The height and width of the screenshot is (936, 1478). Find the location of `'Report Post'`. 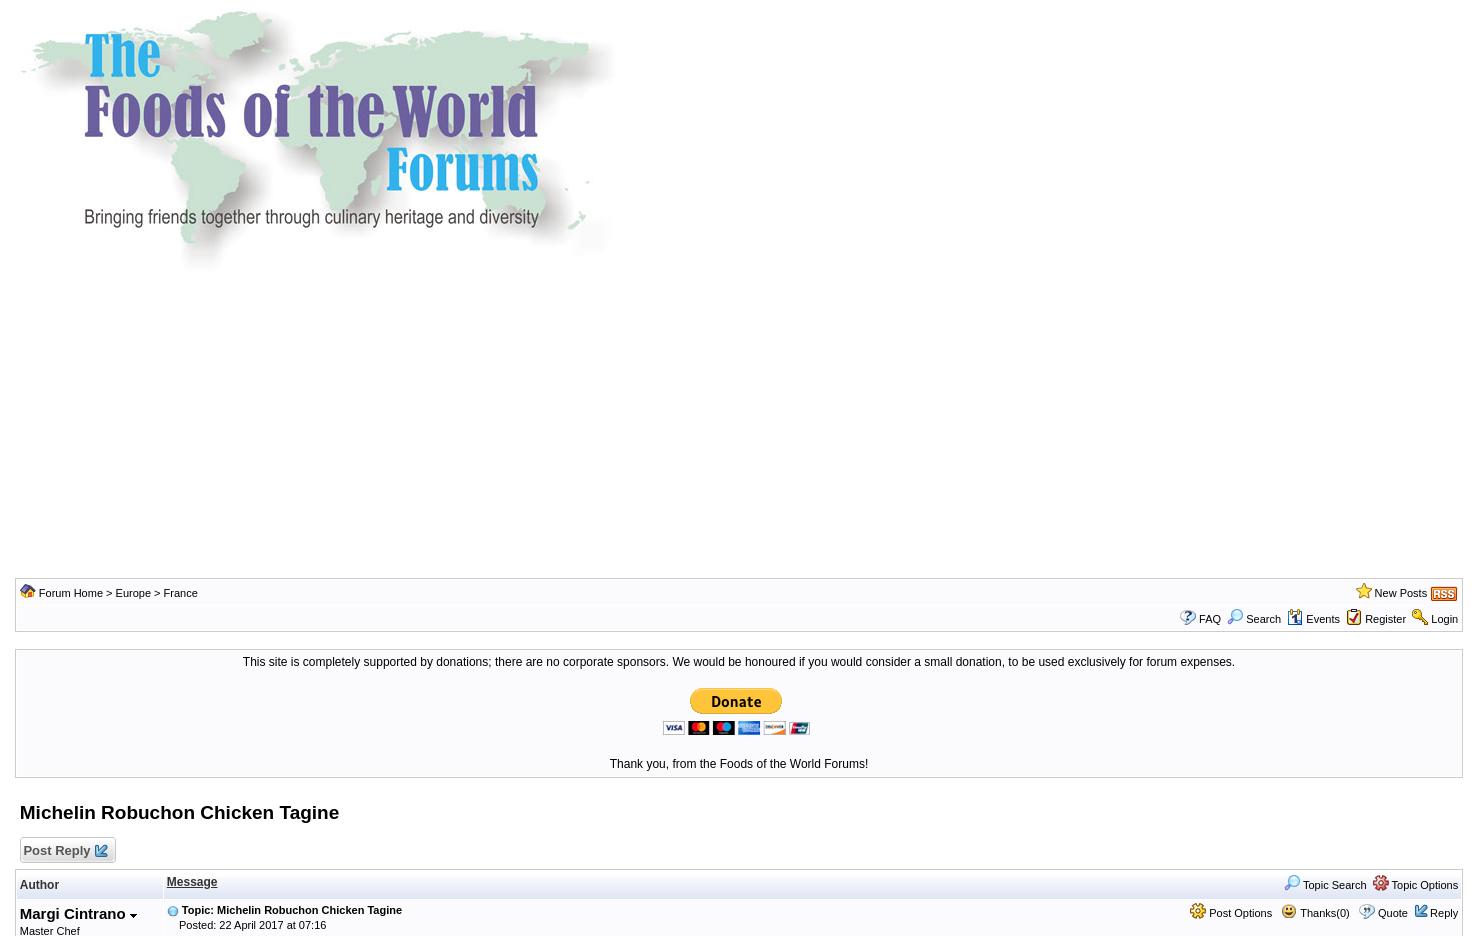

'Report Post' is located at coordinates (31, 38).